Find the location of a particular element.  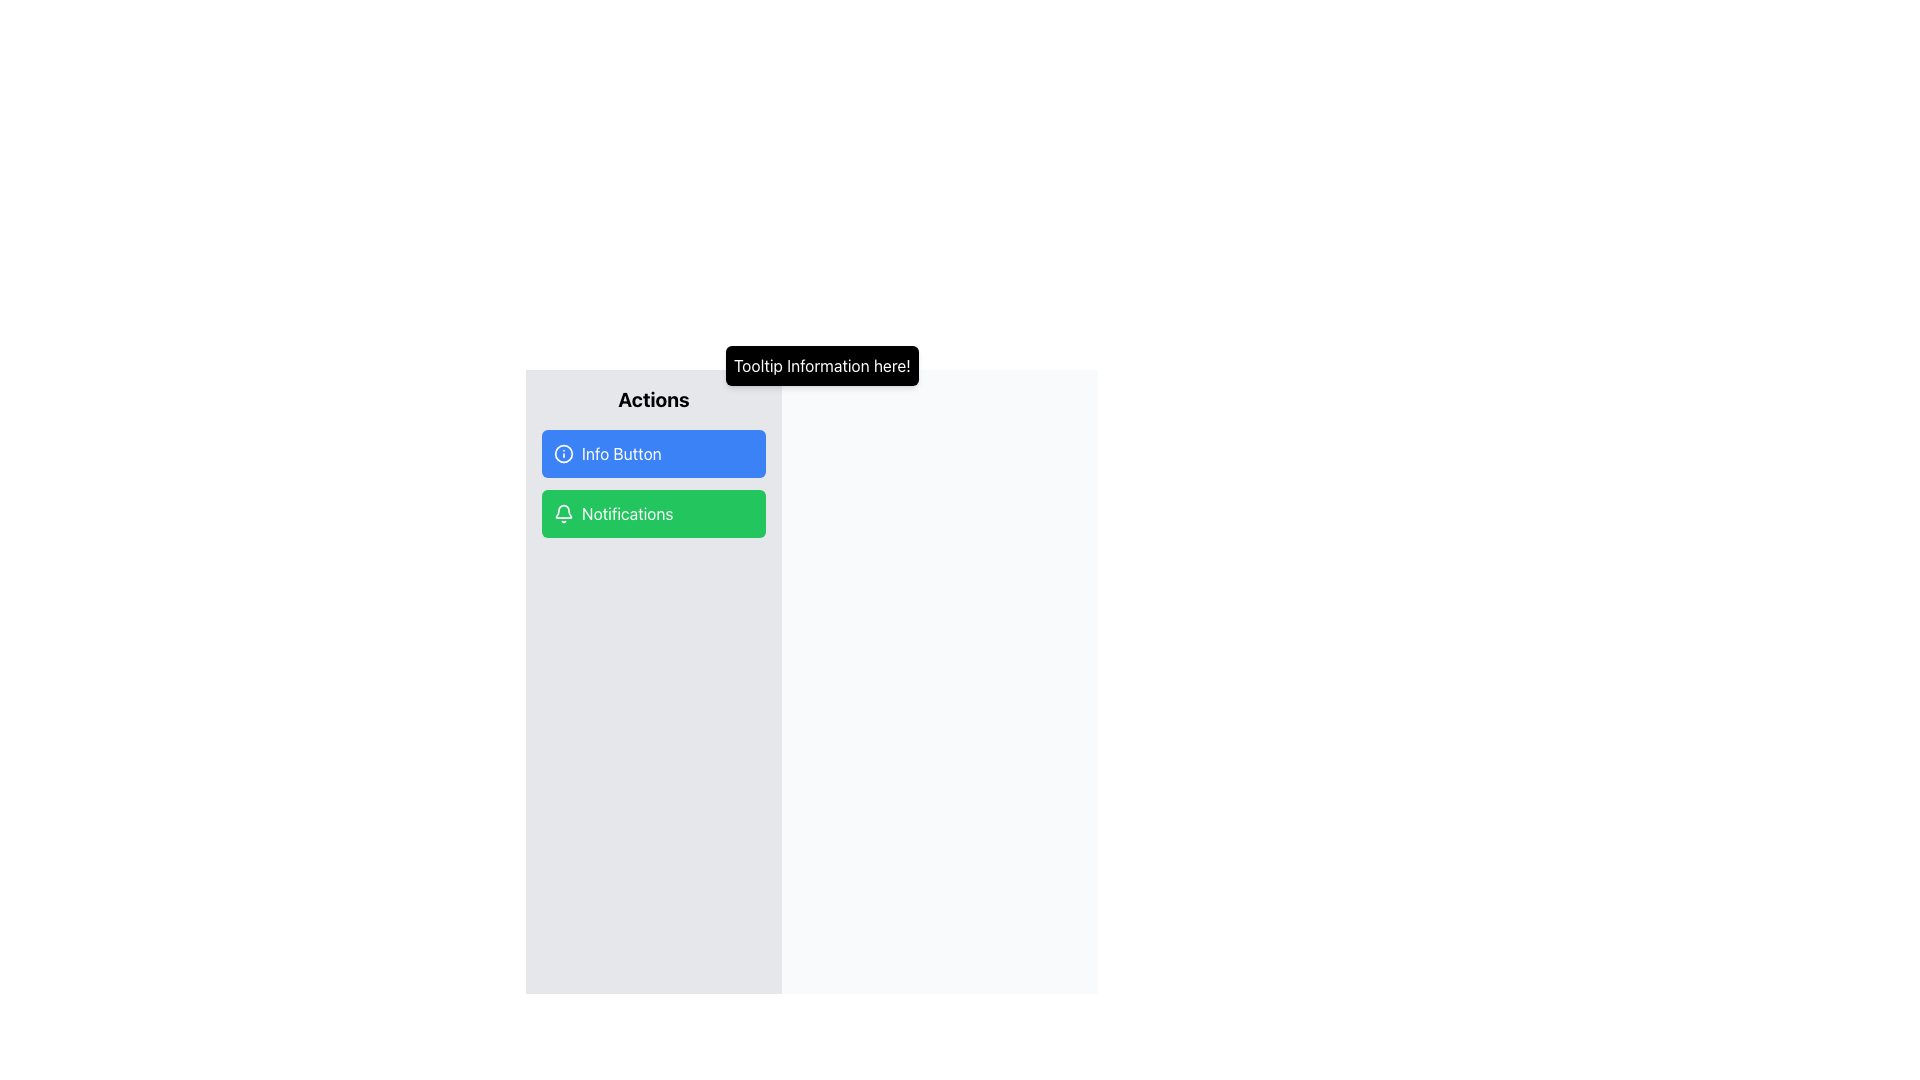

the bell icon located within the green 'Notifications' button is located at coordinates (563, 510).